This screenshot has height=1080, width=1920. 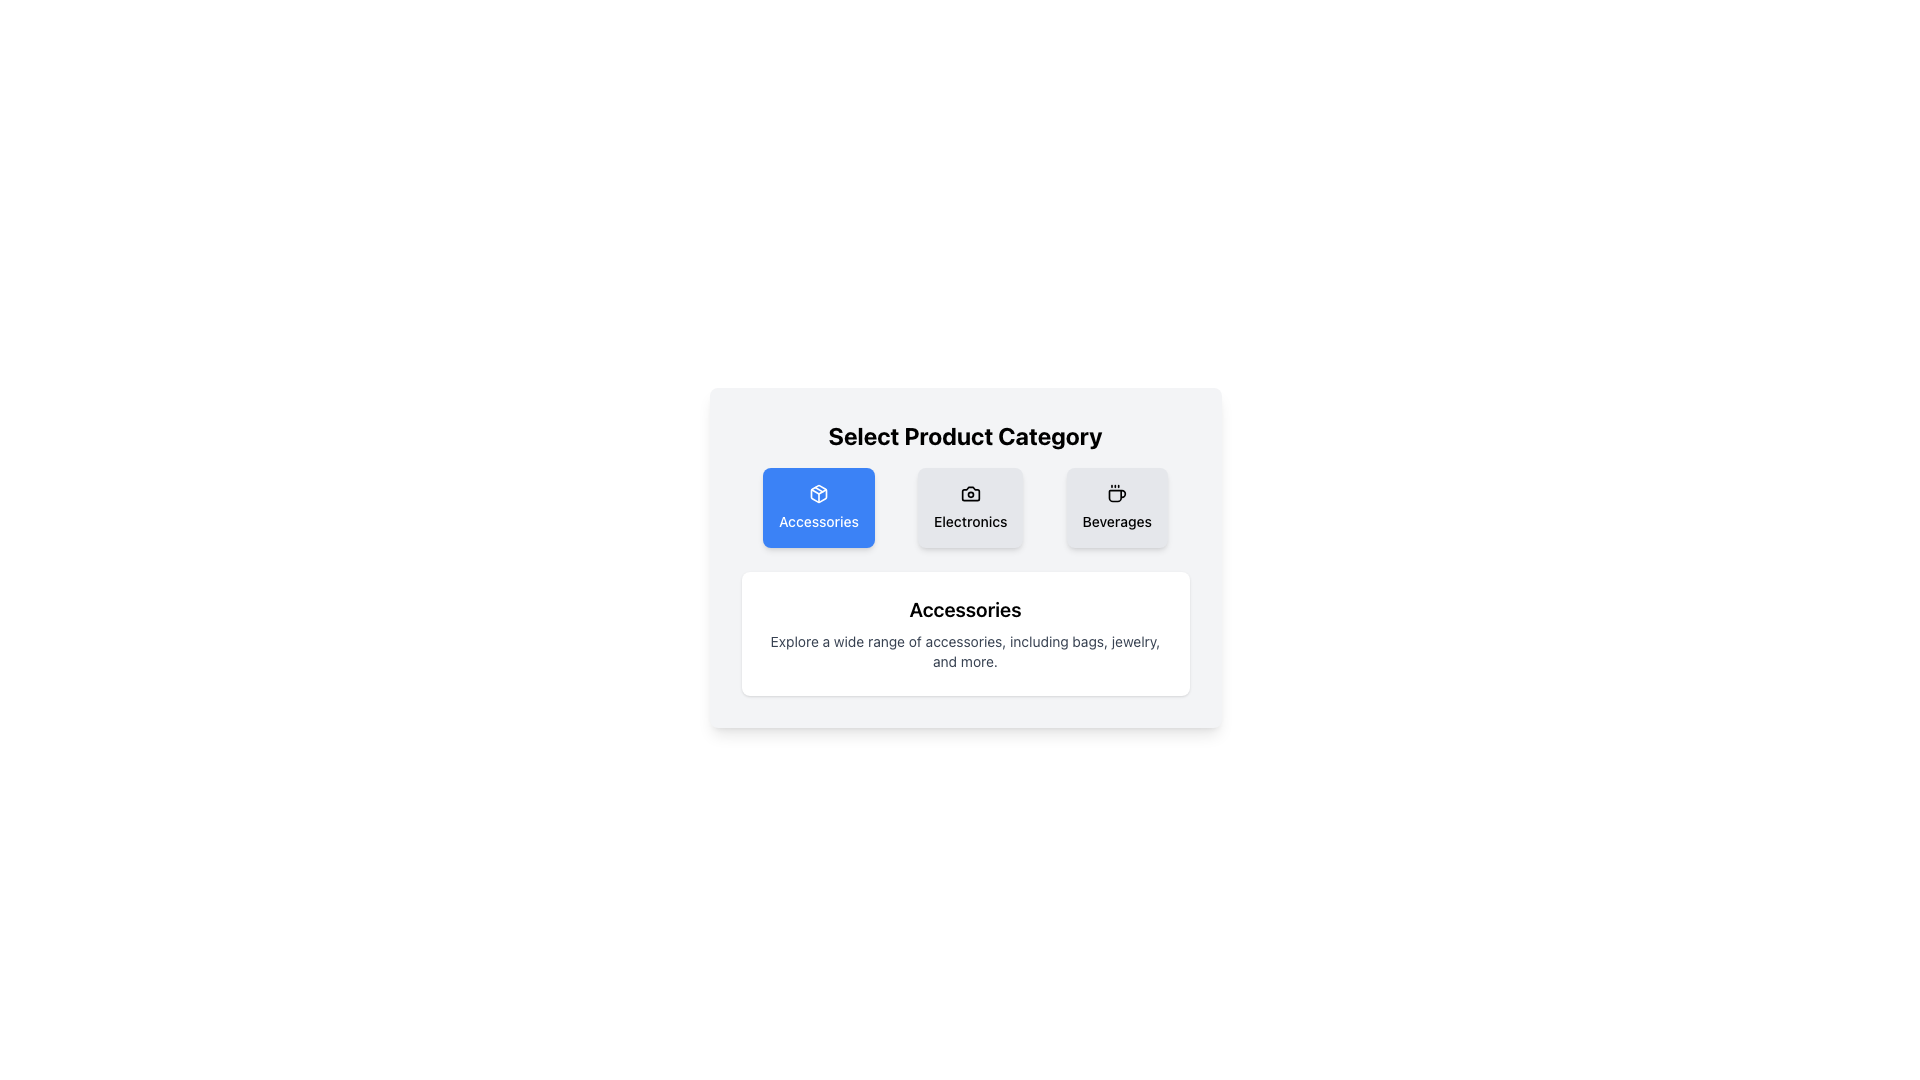 What do you see at coordinates (1116, 507) in the screenshot?
I see `the 'Beverages' button, which is a light gray rectangular button with black text and a coffee cup icon, located as the third item in the 'Select Product Category' section` at bounding box center [1116, 507].